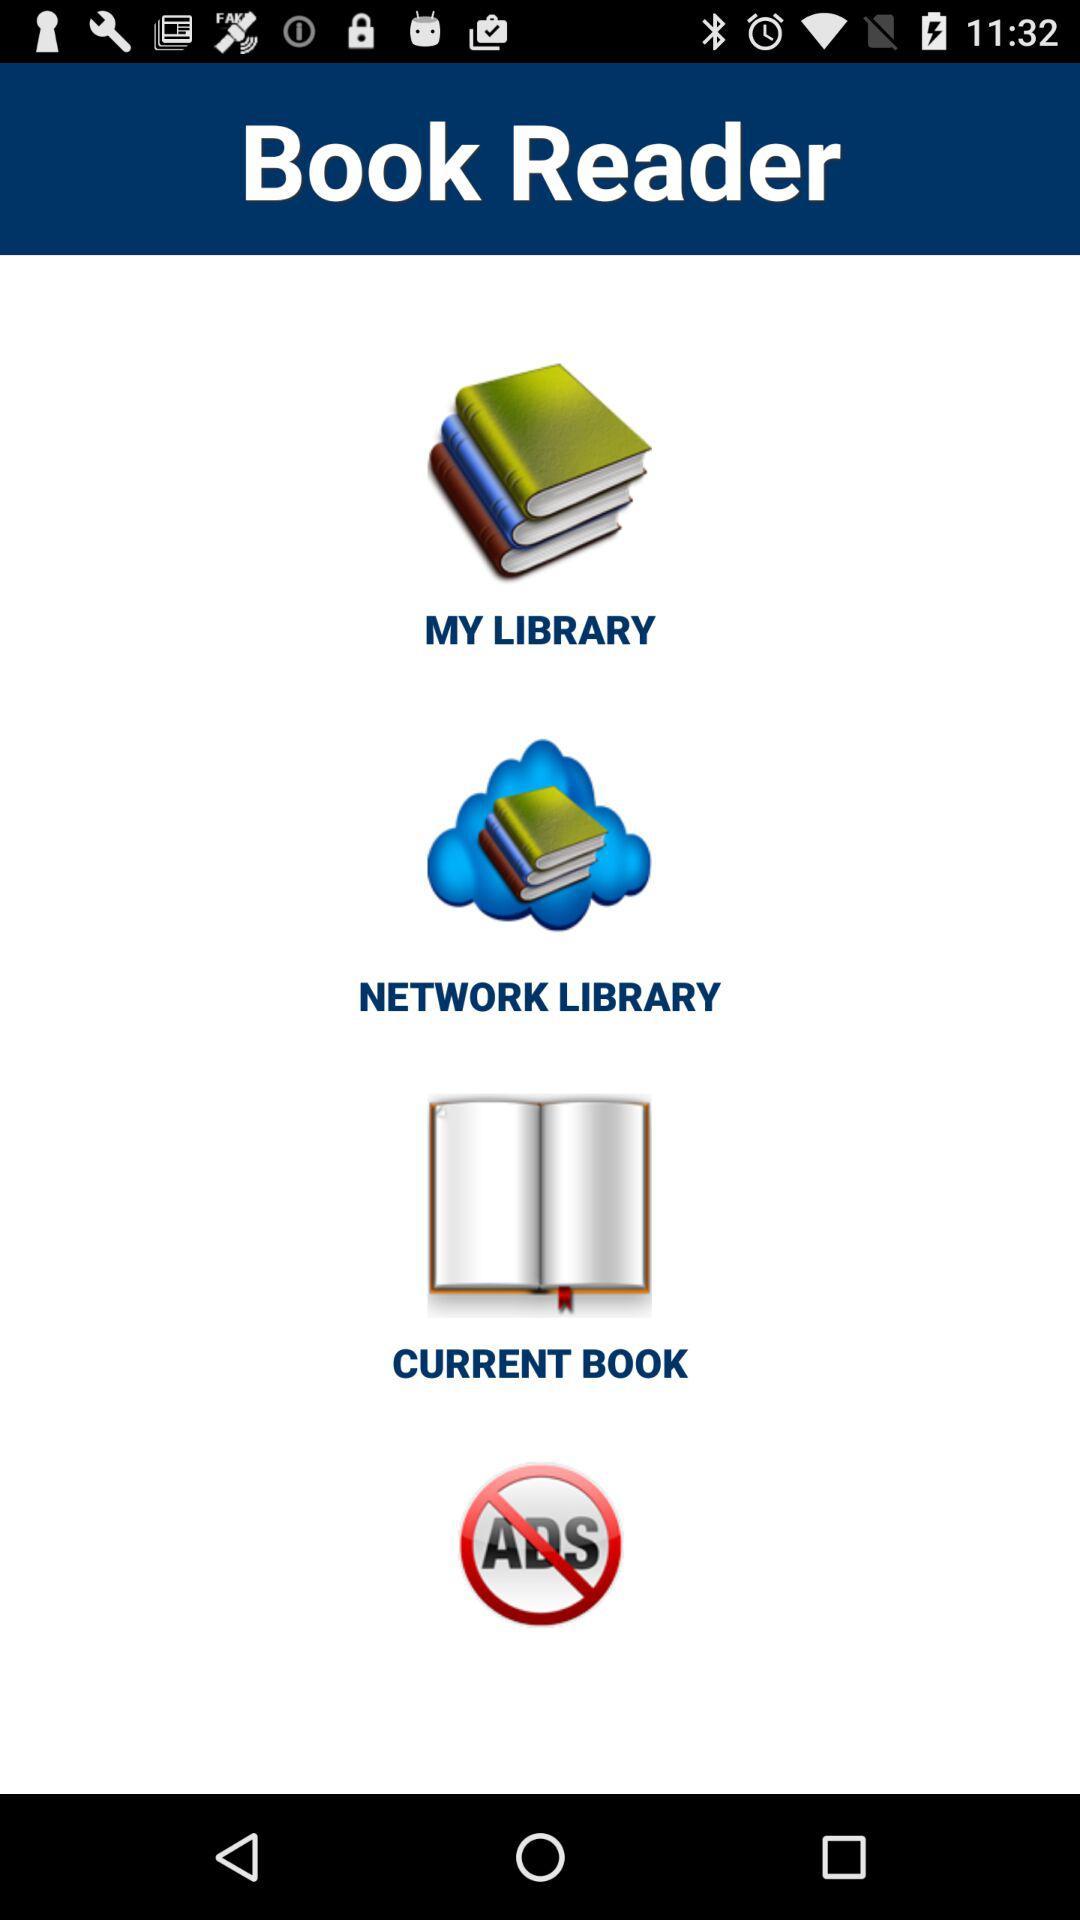 The height and width of the screenshot is (1920, 1080). Describe the element at coordinates (540, 1586) in the screenshot. I see `button at the bottom` at that location.